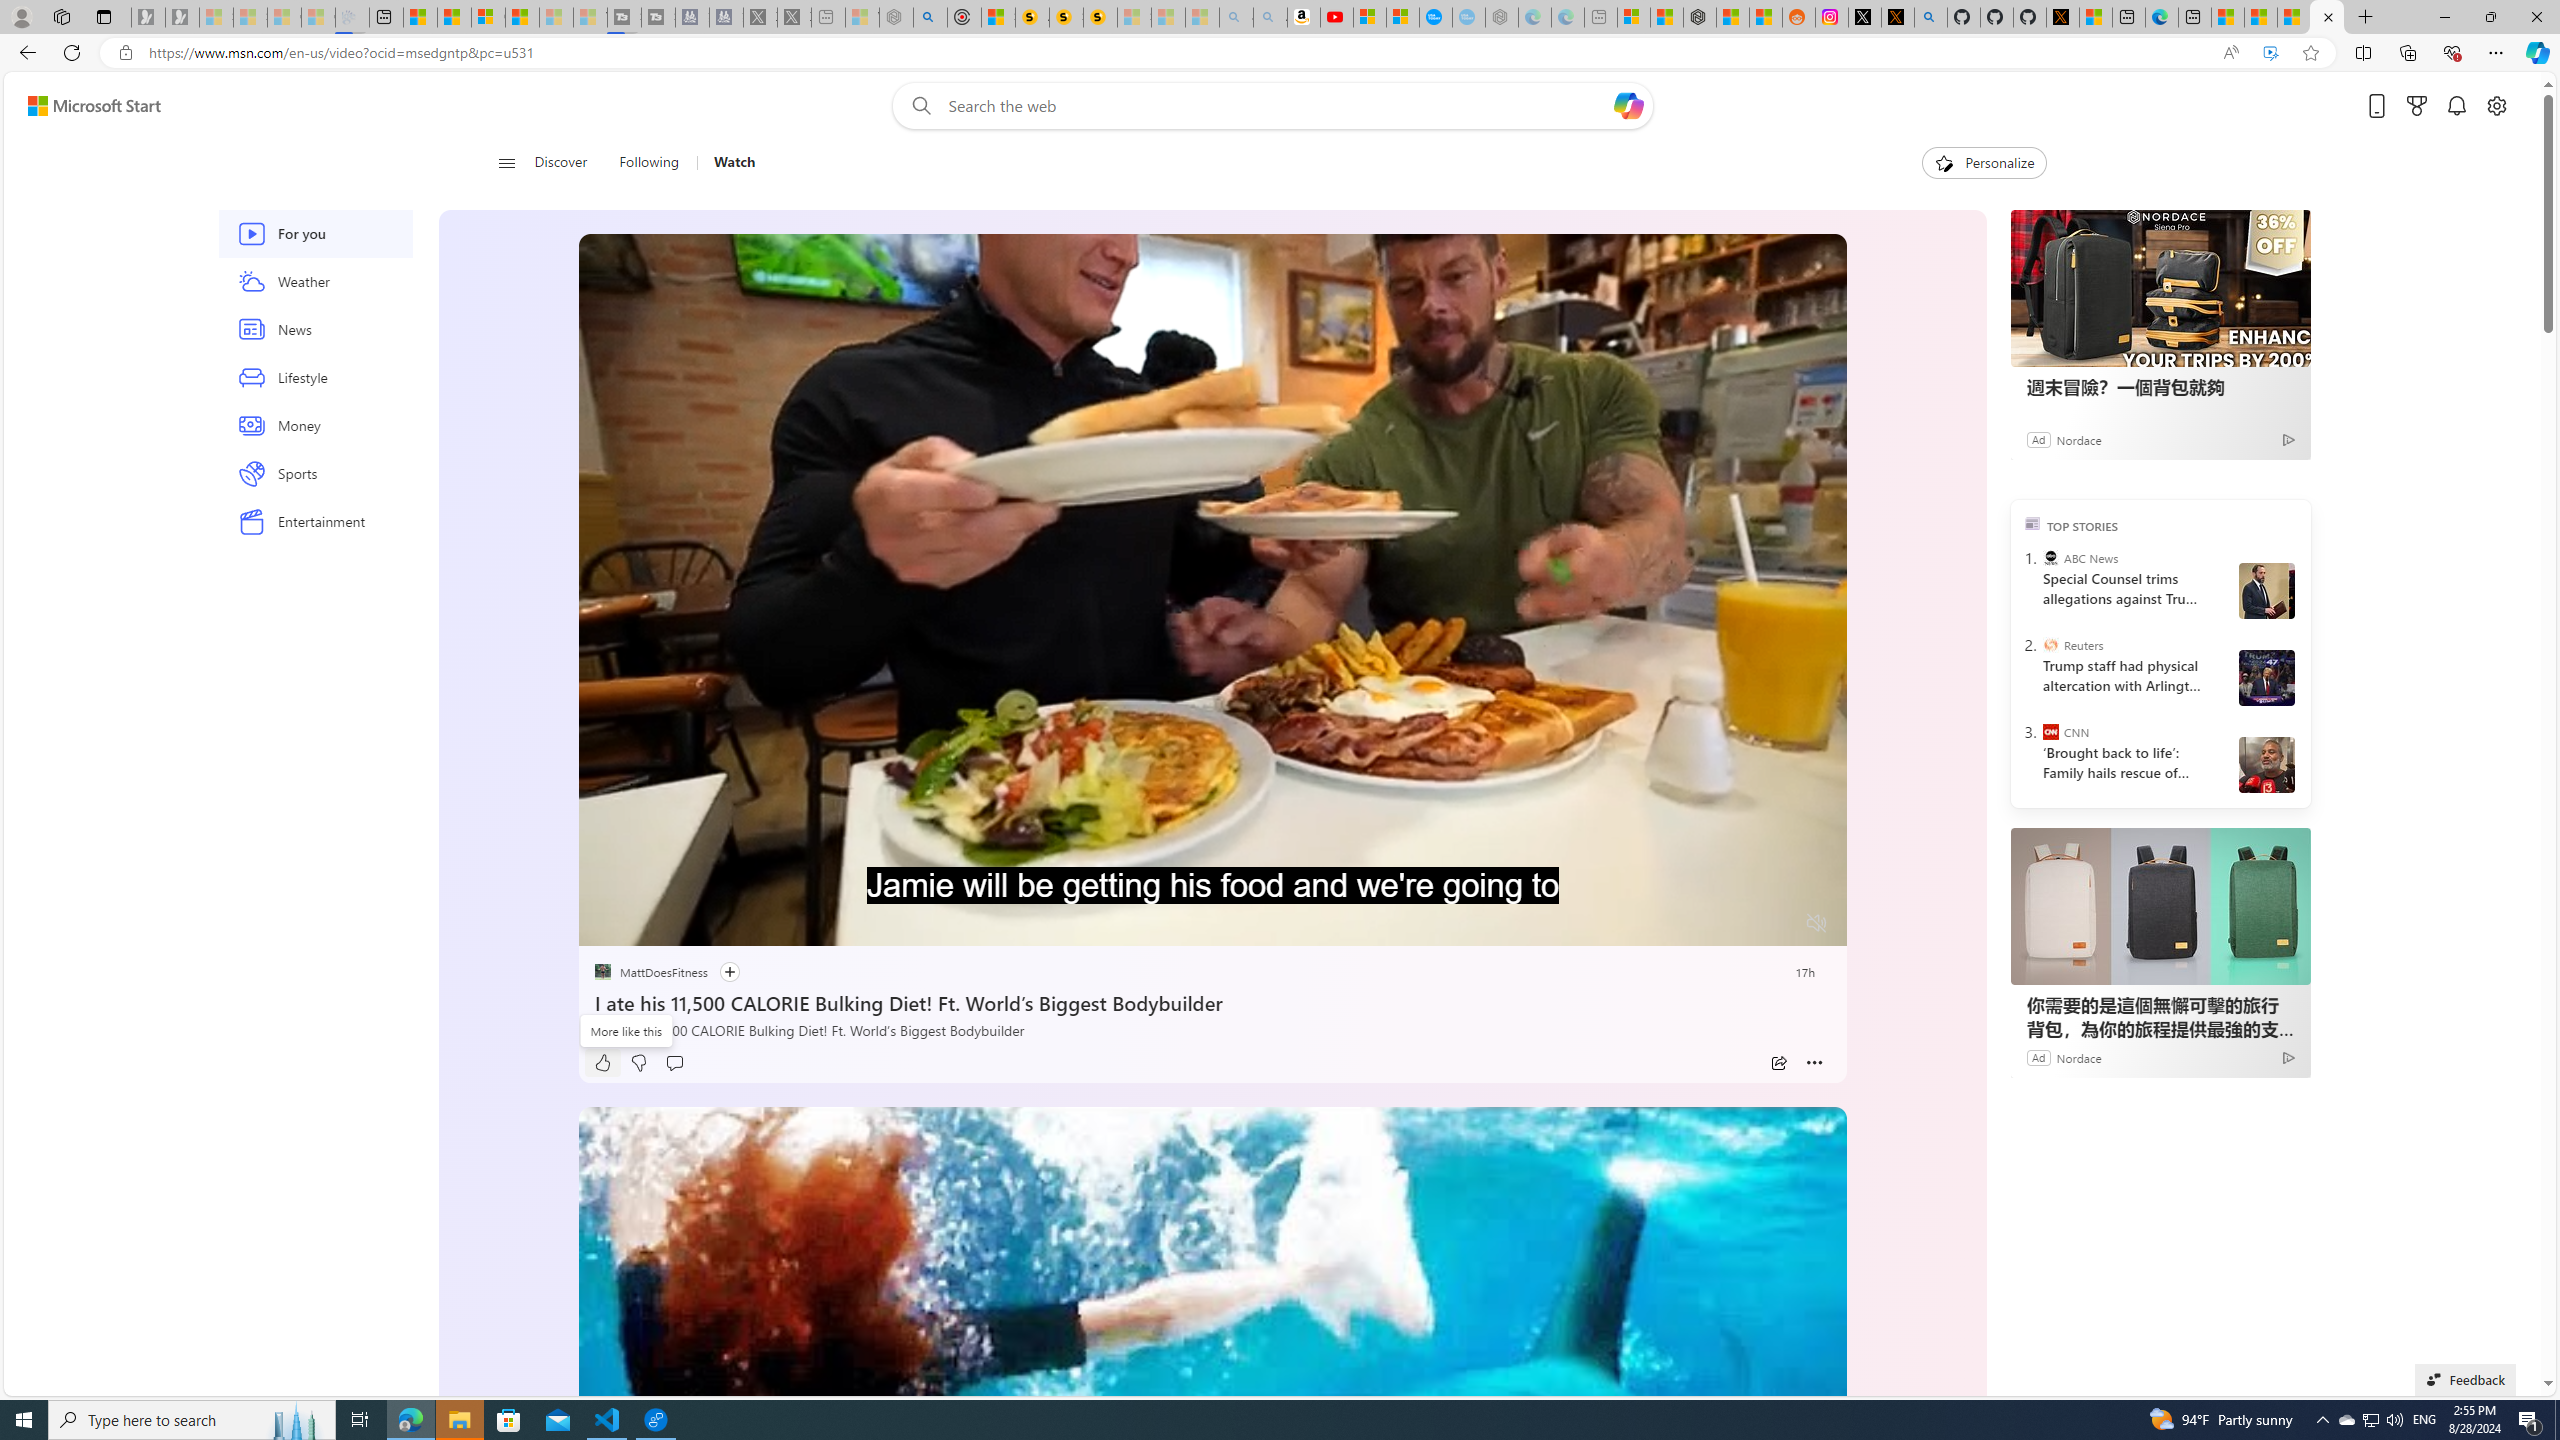 The width and height of the screenshot is (2560, 1440). What do you see at coordinates (861, 16) in the screenshot?
I see `'Wildlife - MSN - Sleeping'` at bounding box center [861, 16].